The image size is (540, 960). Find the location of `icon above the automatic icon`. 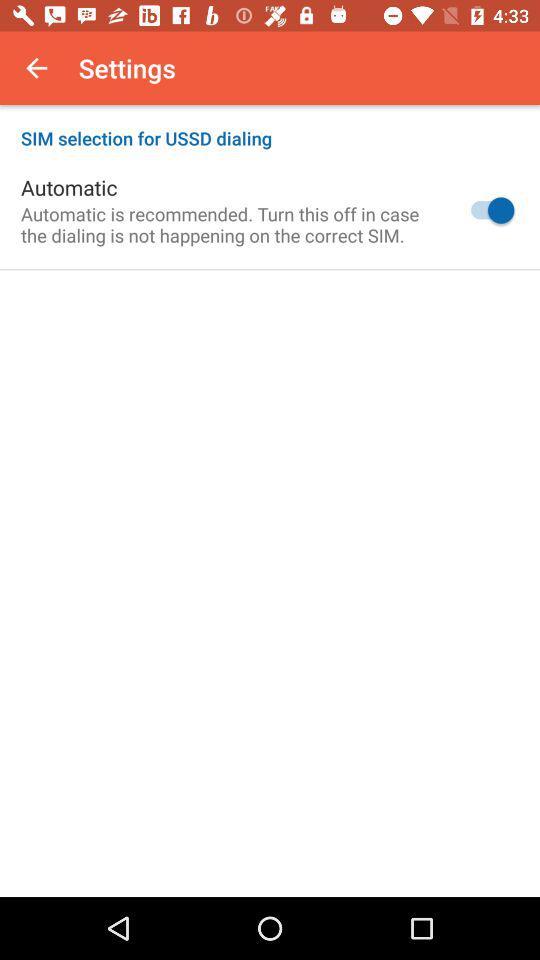

icon above the automatic icon is located at coordinates (270, 126).